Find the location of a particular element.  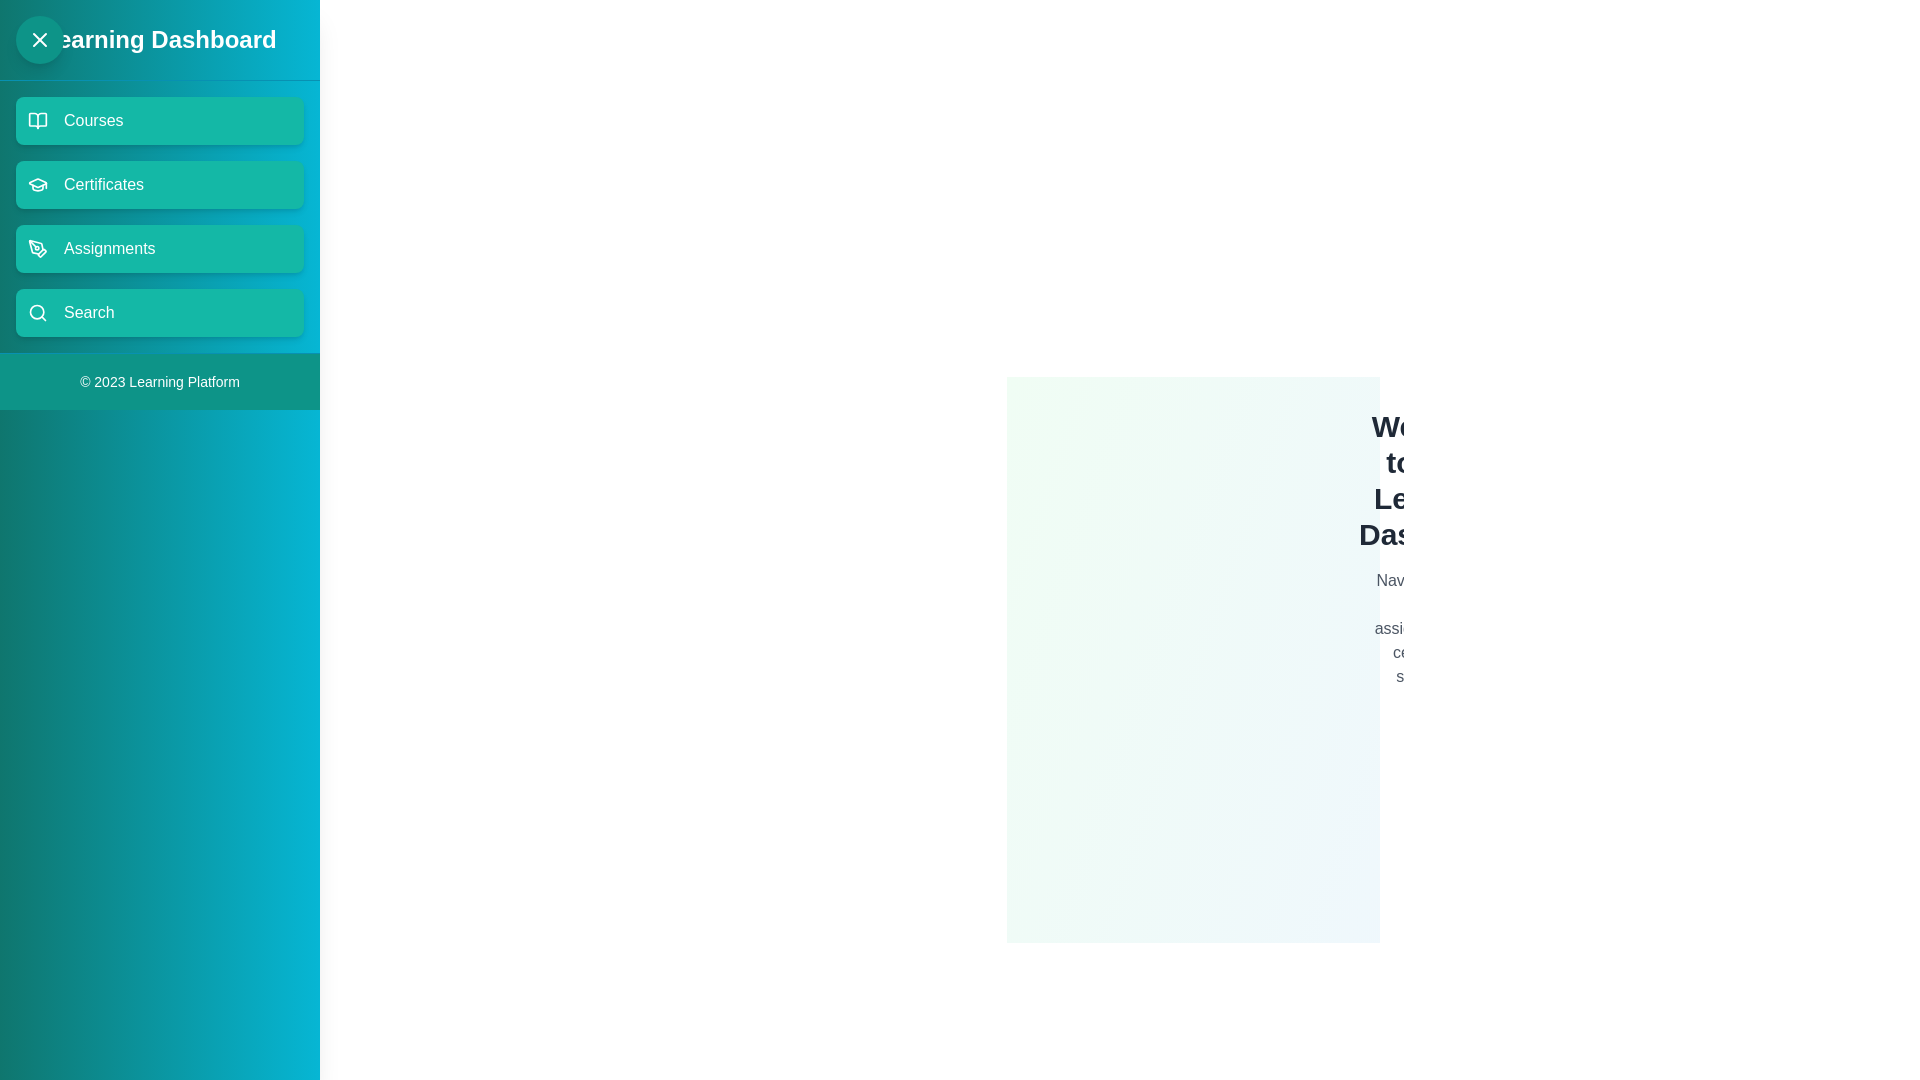

the 'Certificates' icon represented by a graduation cap located at the leftmost portion of the 'Certificates' button in the vertical navigation menu under 'Learning Dashboard' is located at coordinates (38, 185).